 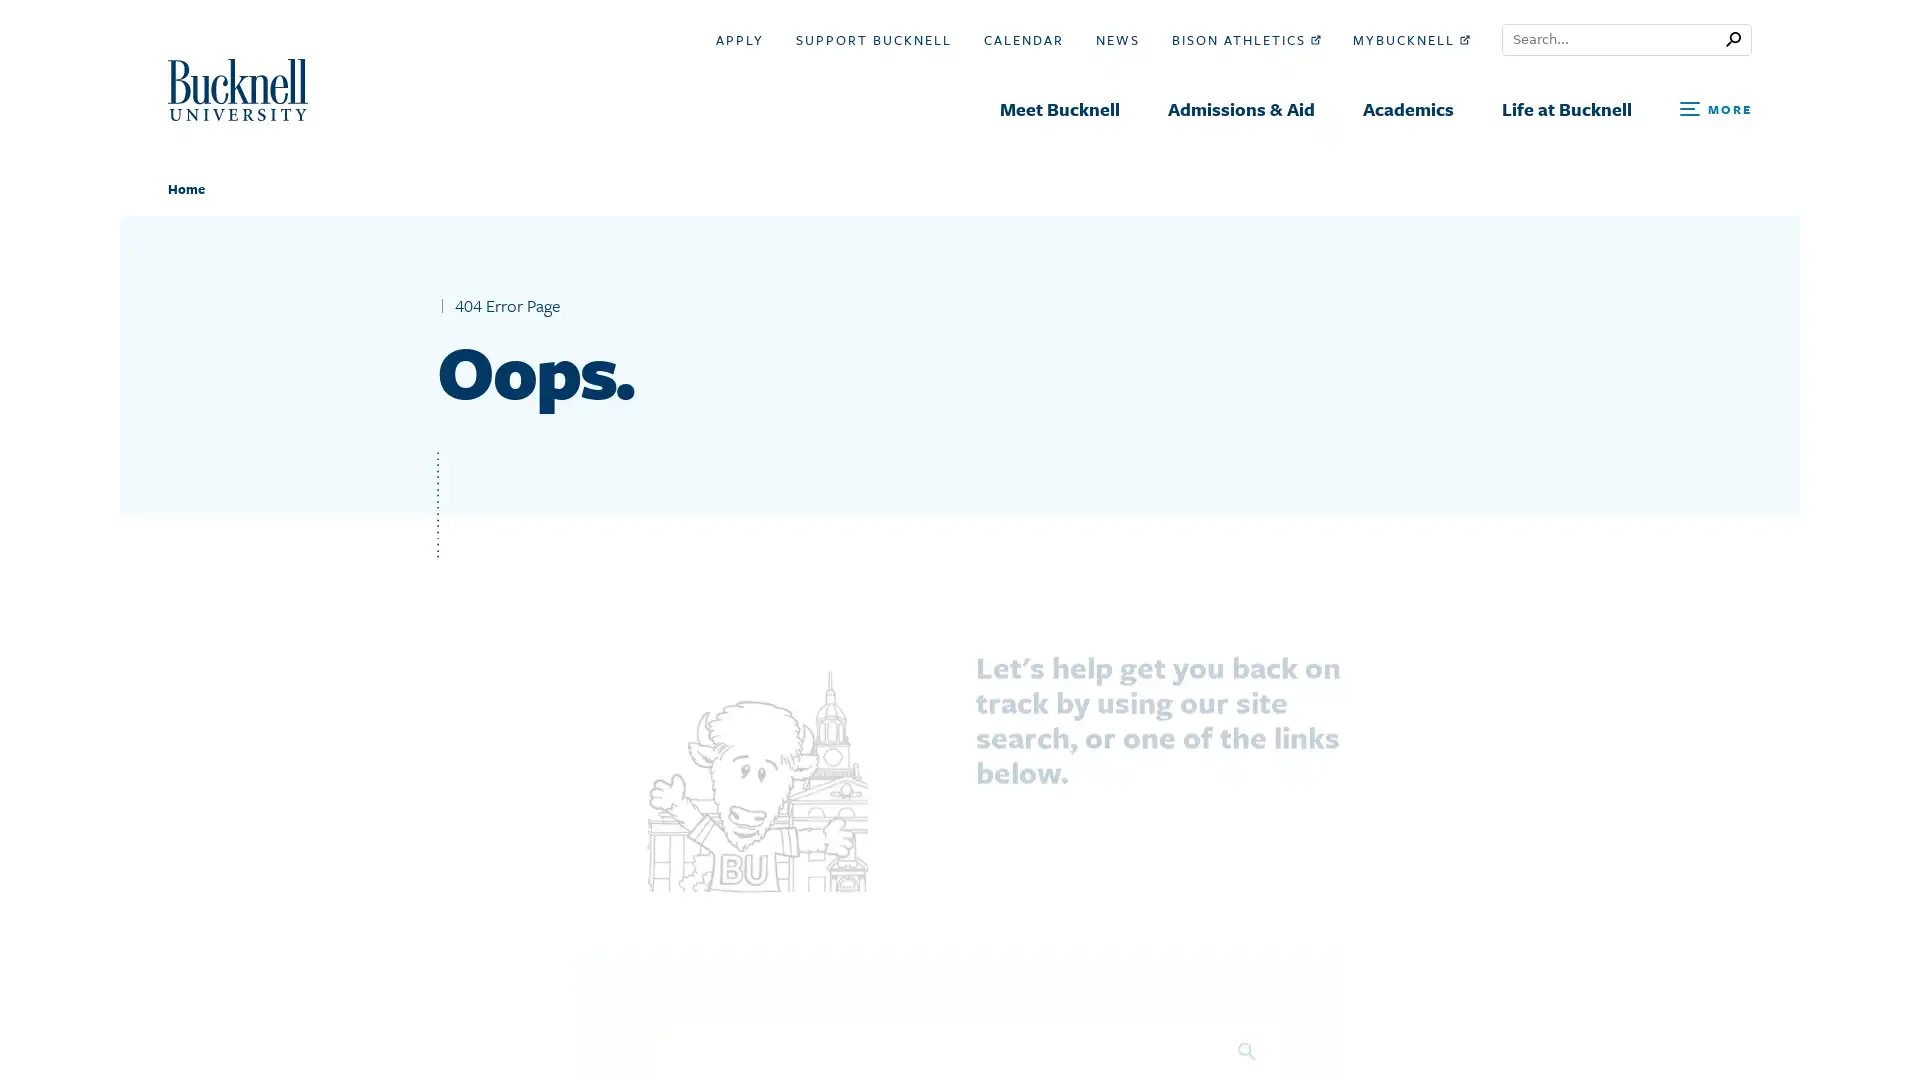 What do you see at coordinates (1715, 109) in the screenshot?
I see `Open Search and Additional Links` at bounding box center [1715, 109].